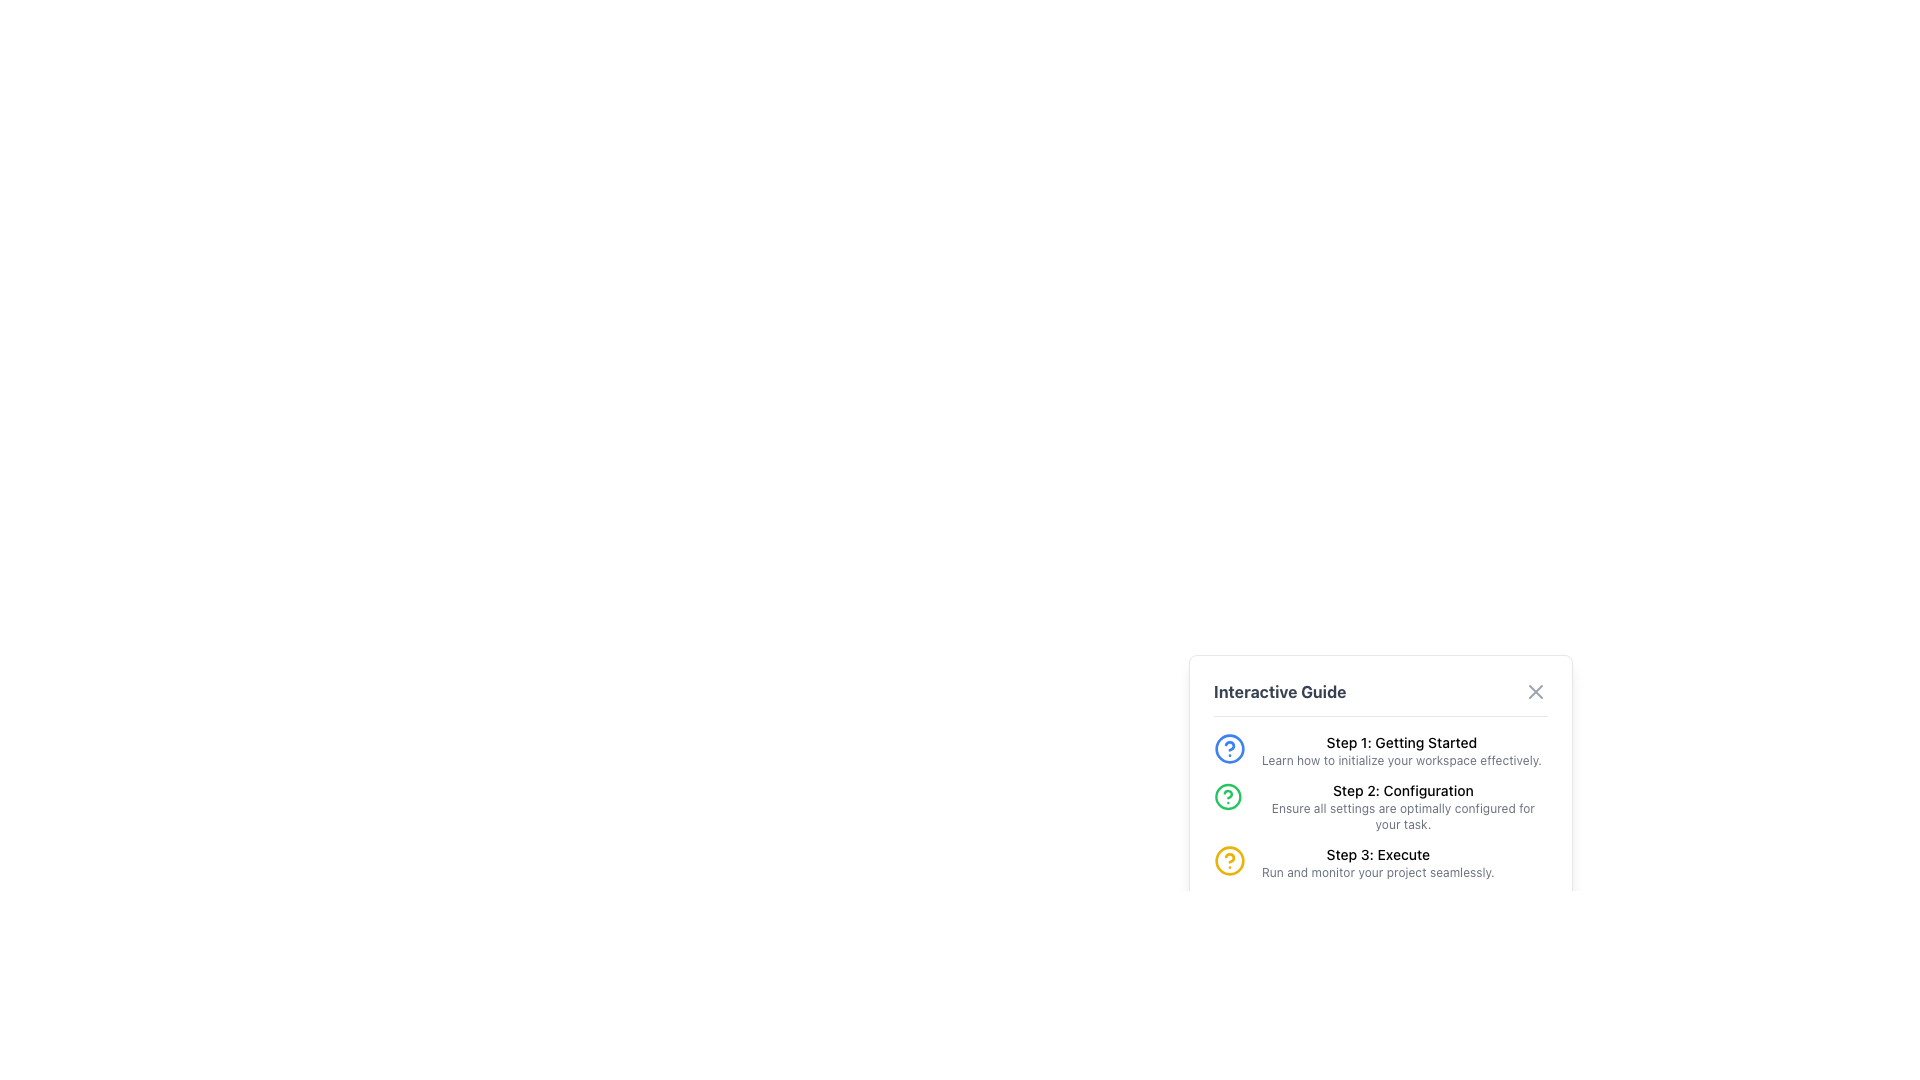 This screenshot has height=1080, width=1920. What do you see at coordinates (1535, 690) in the screenshot?
I see `the Close icon within the SVG image component` at bounding box center [1535, 690].